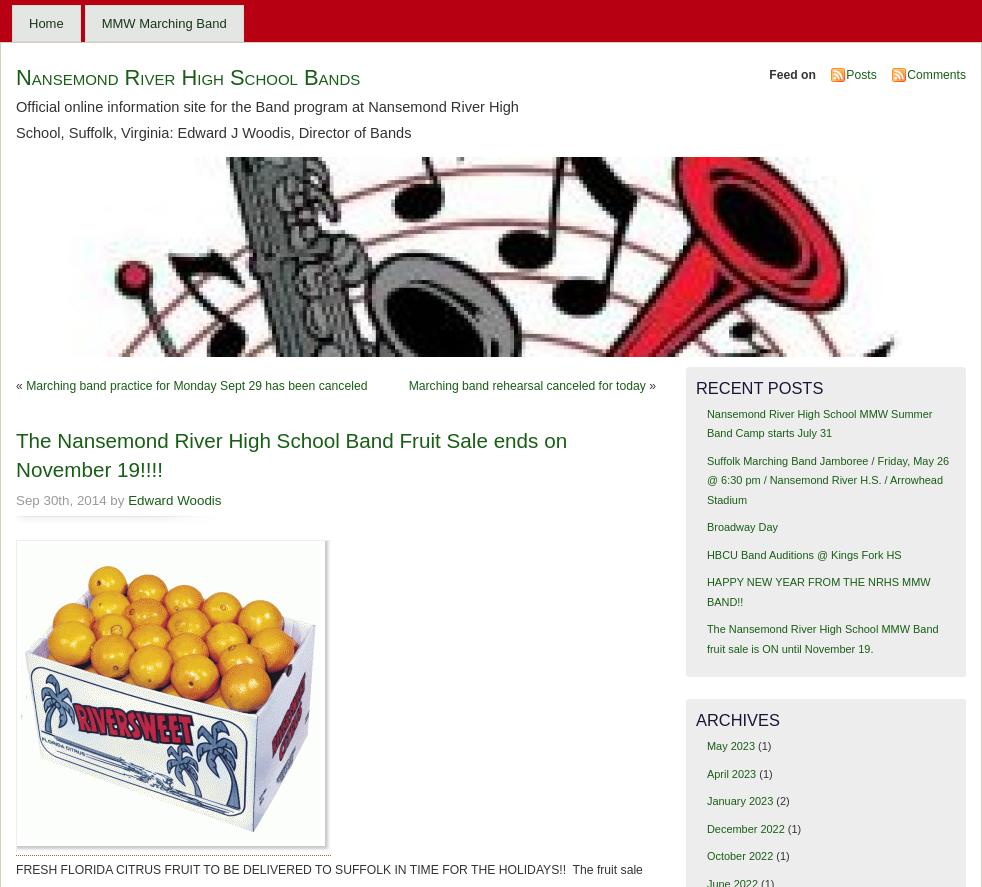 Image resolution: width=982 pixels, height=887 pixels. What do you see at coordinates (759, 385) in the screenshot?
I see `'Recent Posts'` at bounding box center [759, 385].